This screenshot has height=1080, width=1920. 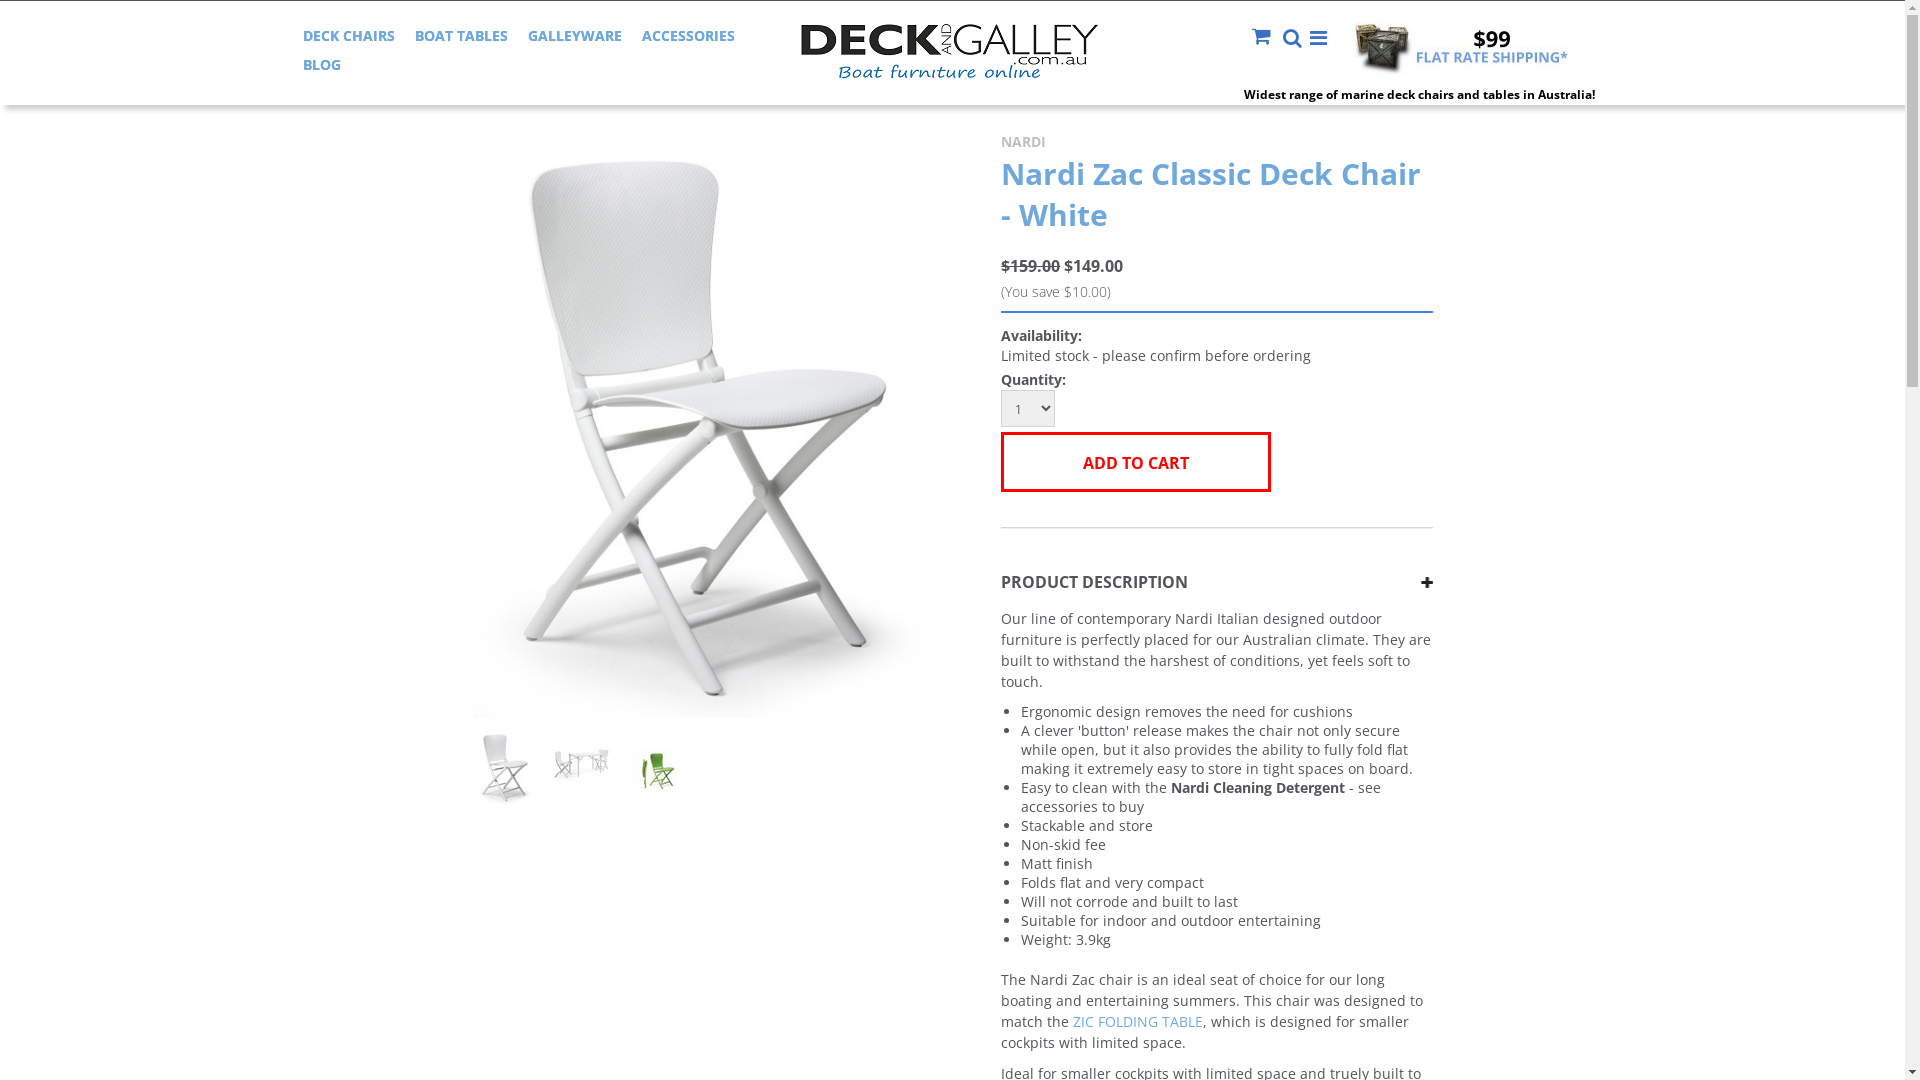 What do you see at coordinates (412, 35) in the screenshot?
I see `'BOAT TABLES'` at bounding box center [412, 35].